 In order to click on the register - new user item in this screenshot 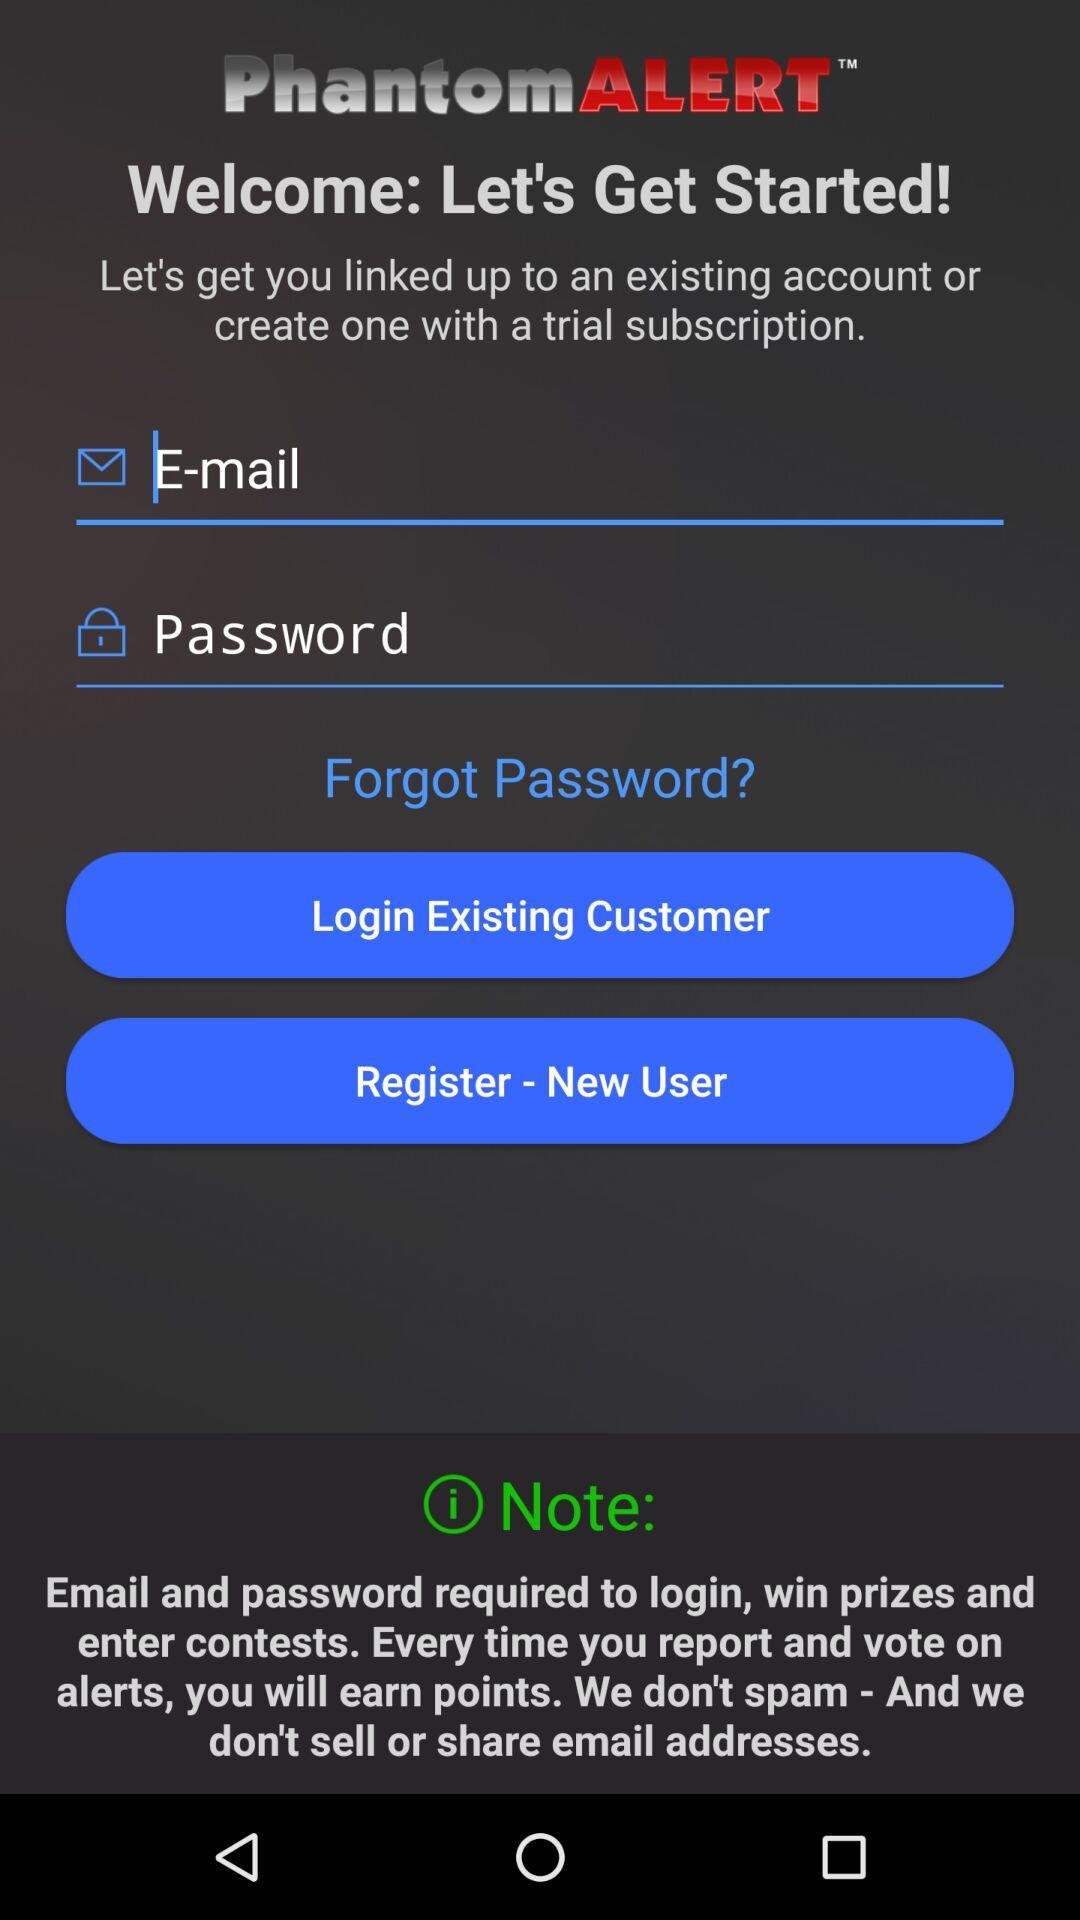, I will do `click(540, 1079)`.